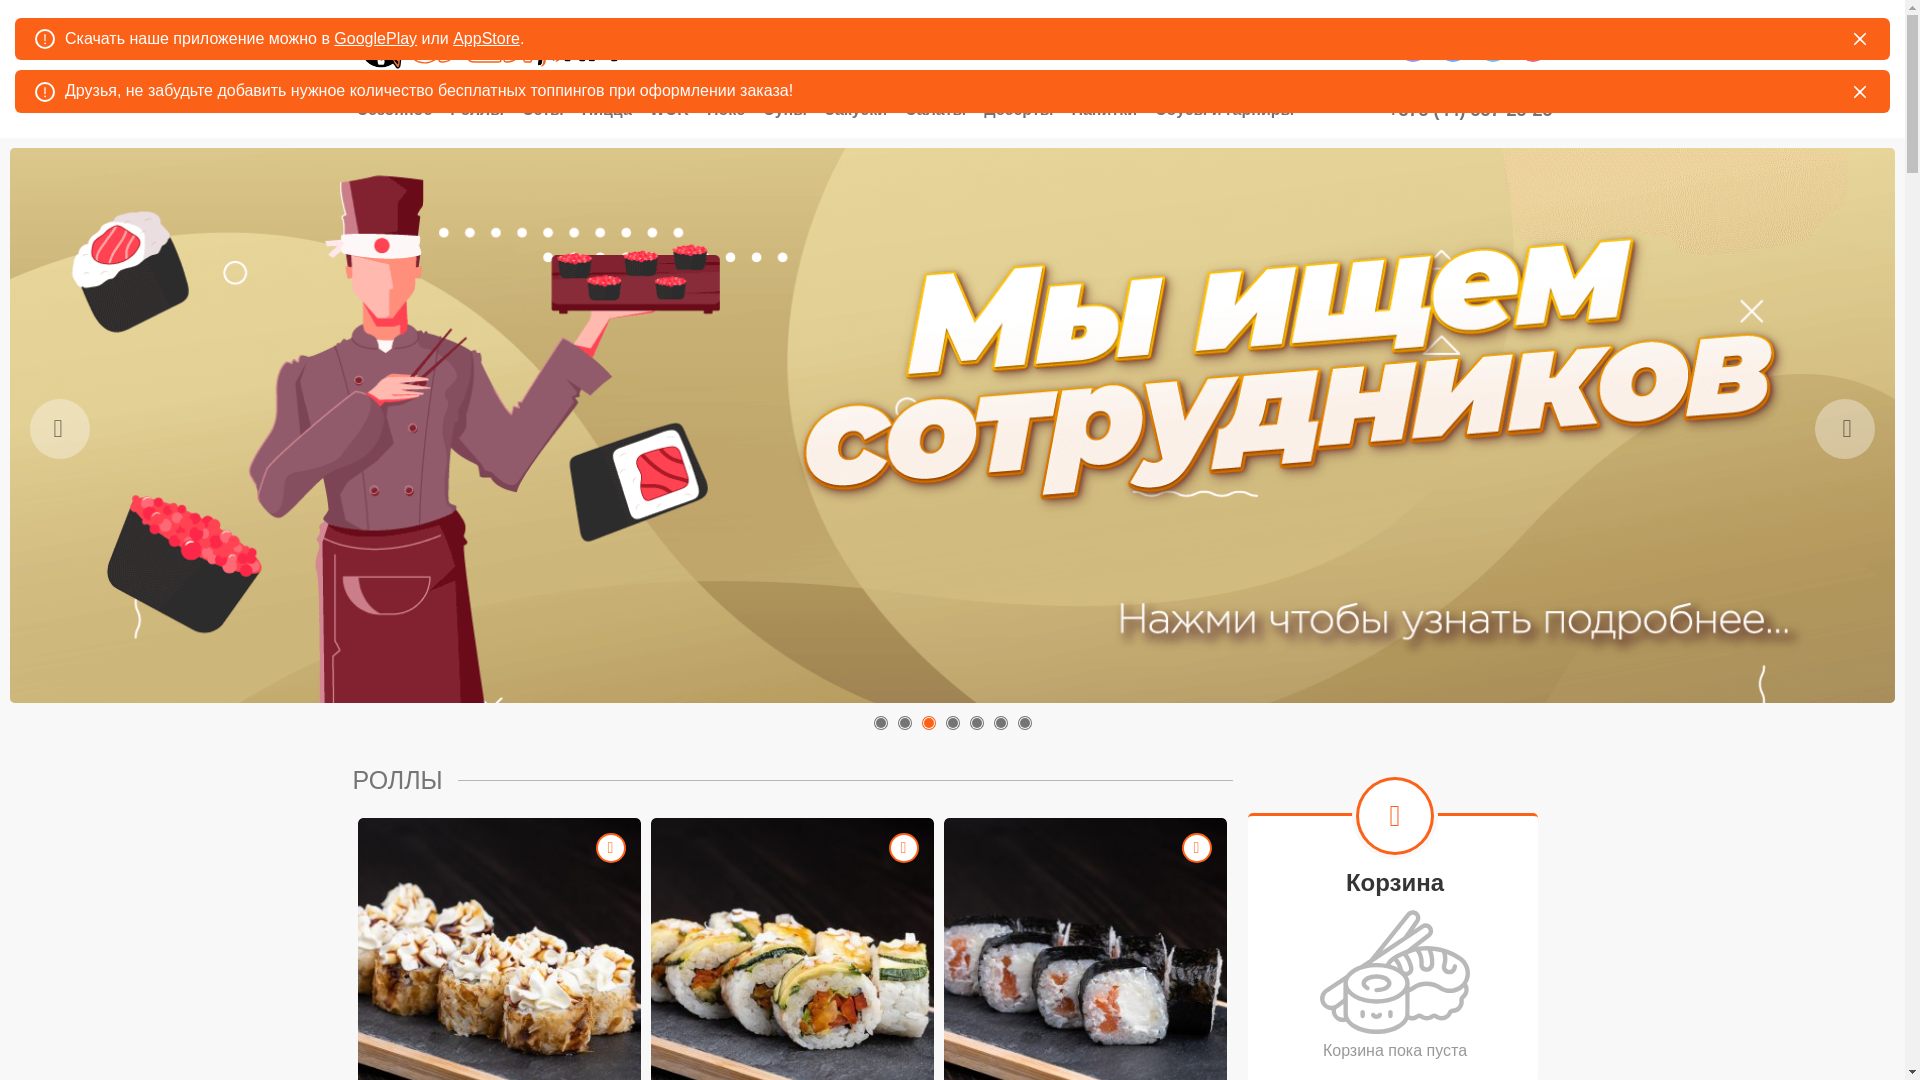 The height and width of the screenshot is (1080, 1920). Describe the element at coordinates (486, 38) in the screenshot. I see `'AppStore'` at that location.